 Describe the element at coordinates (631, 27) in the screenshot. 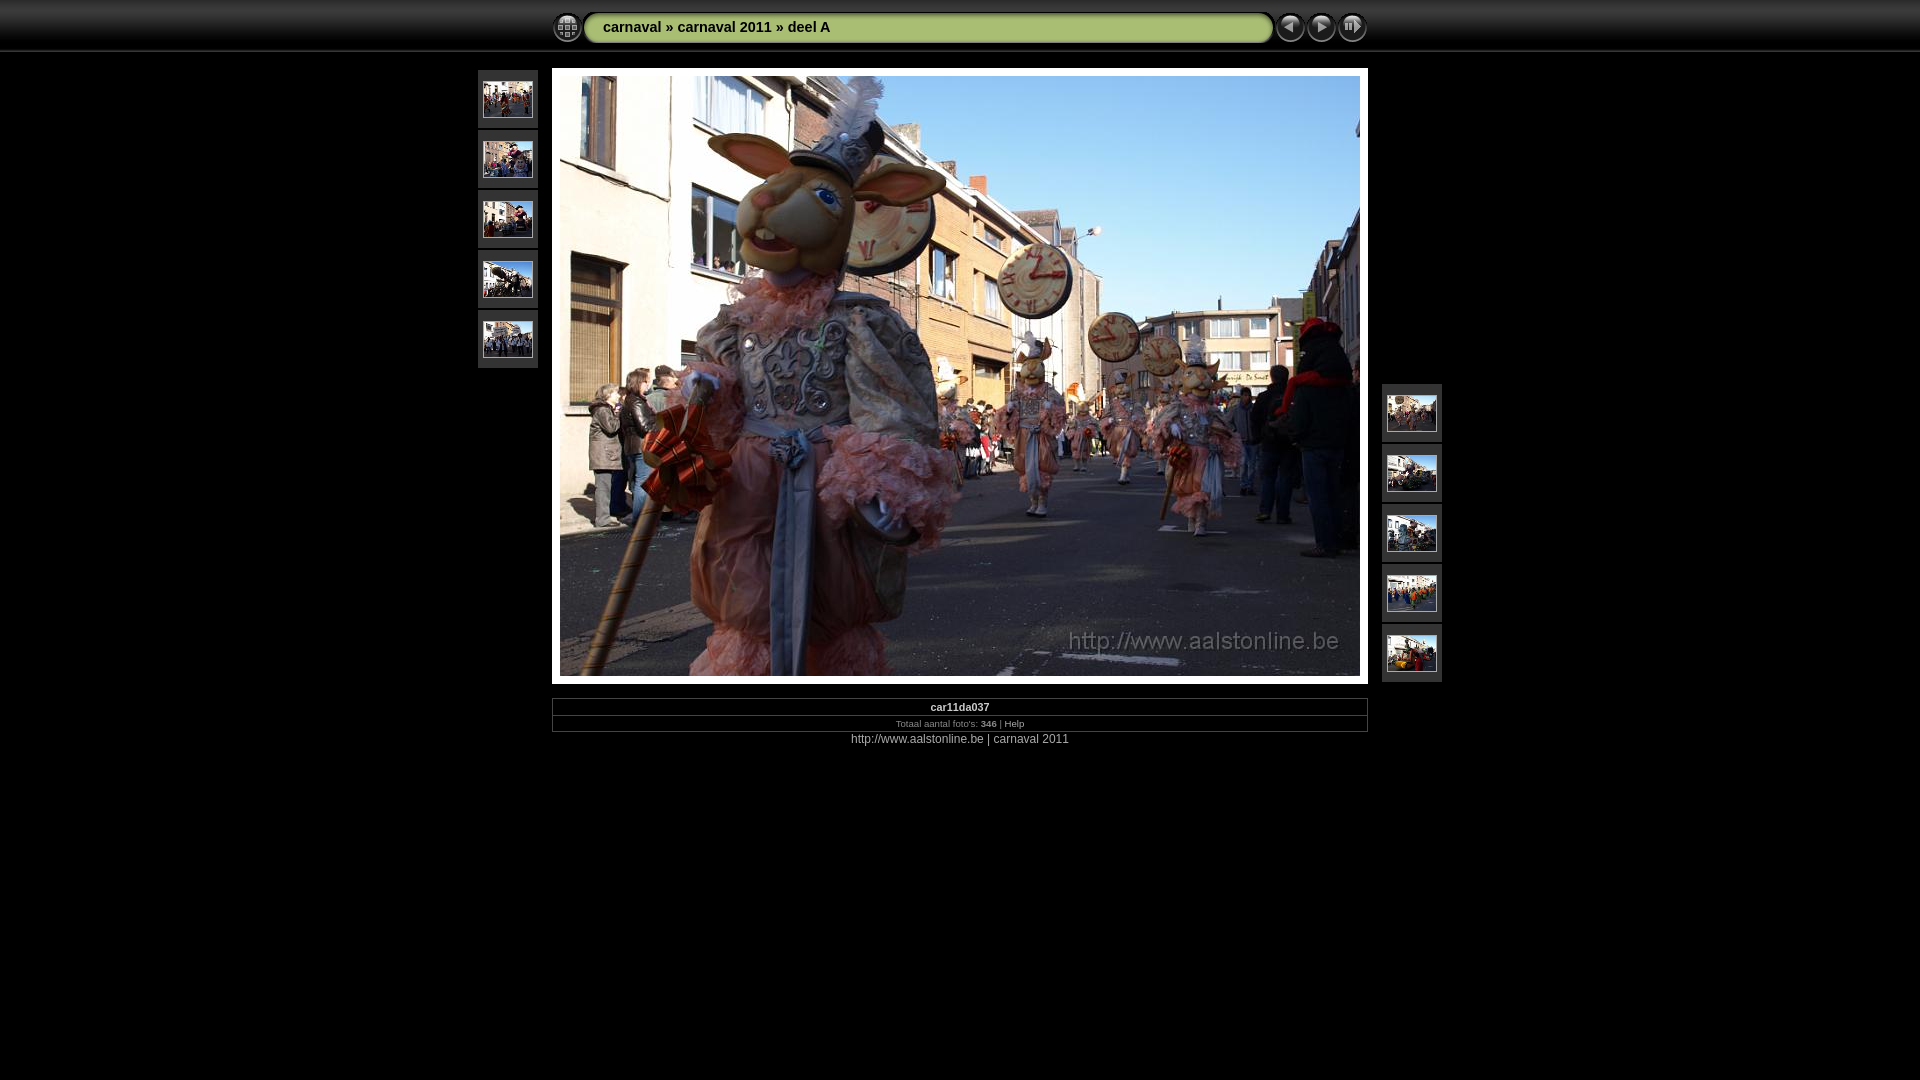

I see `'carnaval'` at that location.